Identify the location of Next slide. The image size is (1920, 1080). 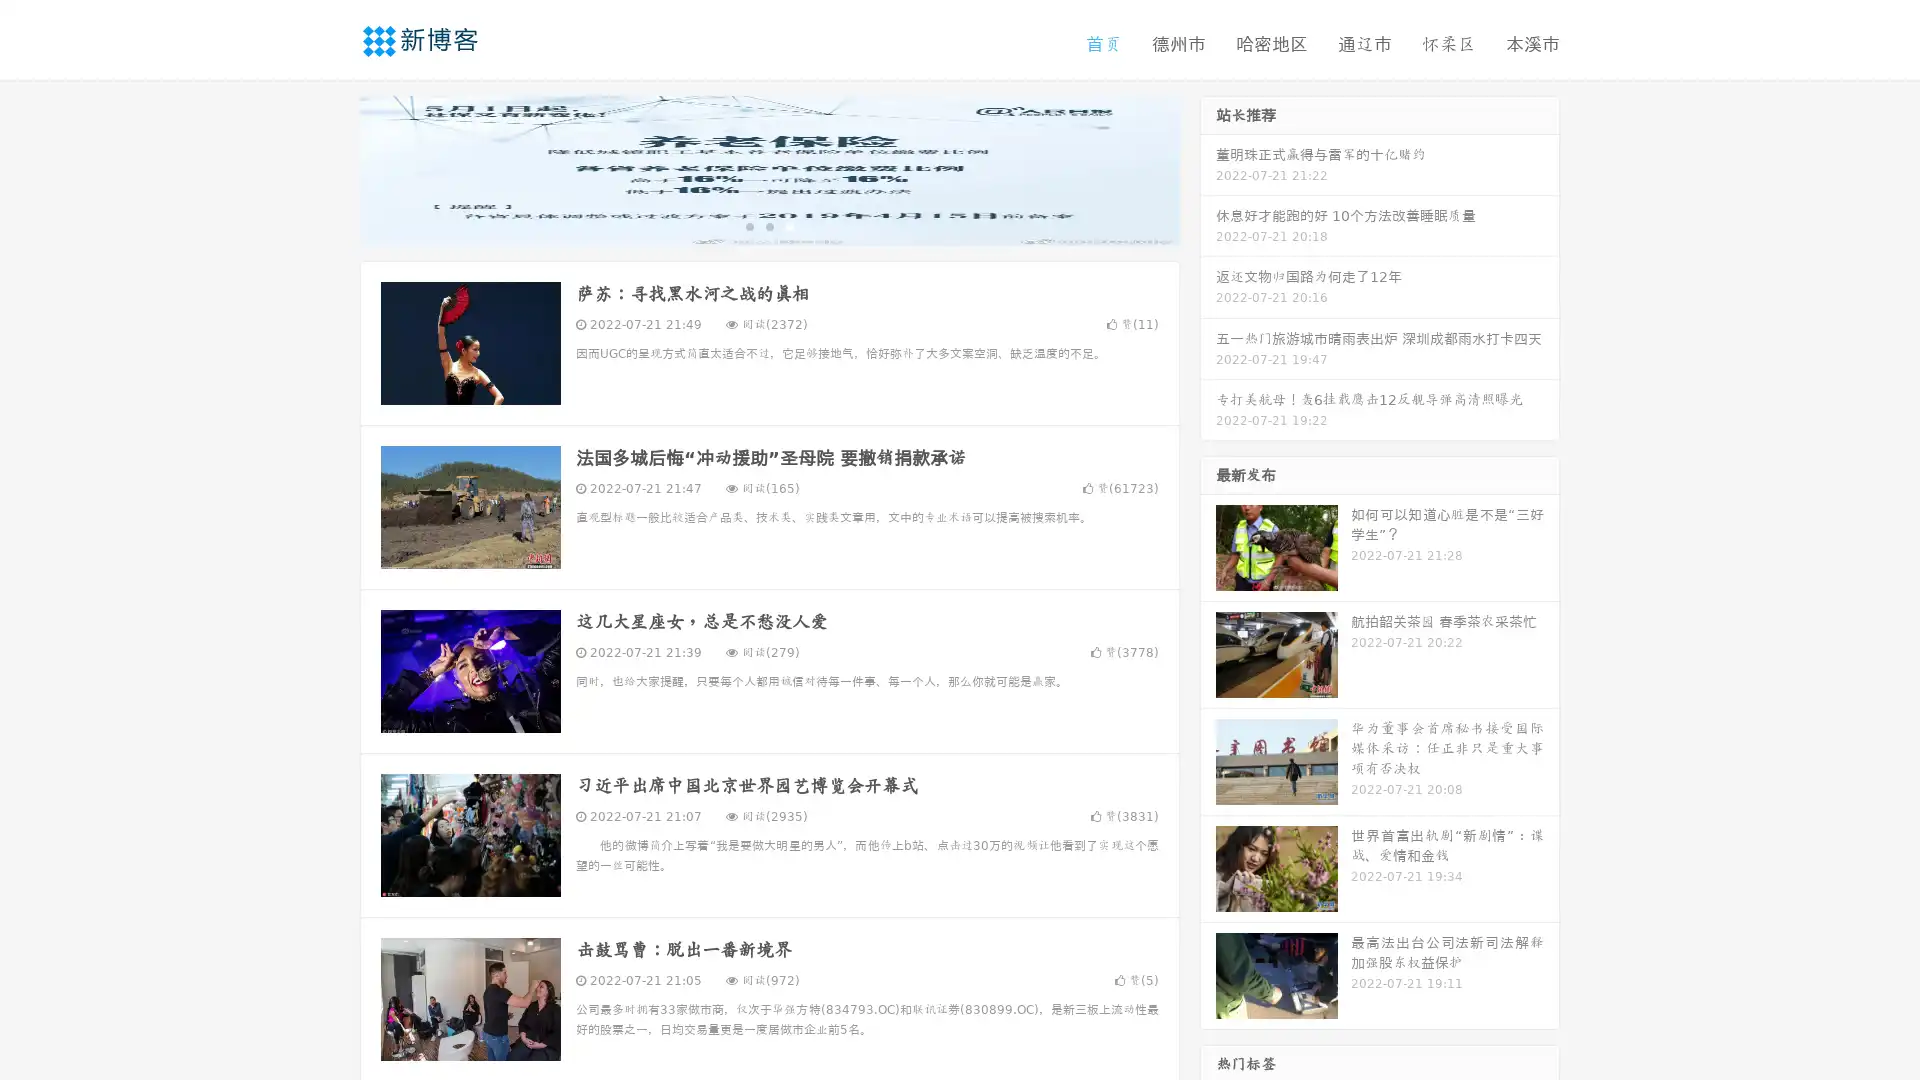
(1208, 168).